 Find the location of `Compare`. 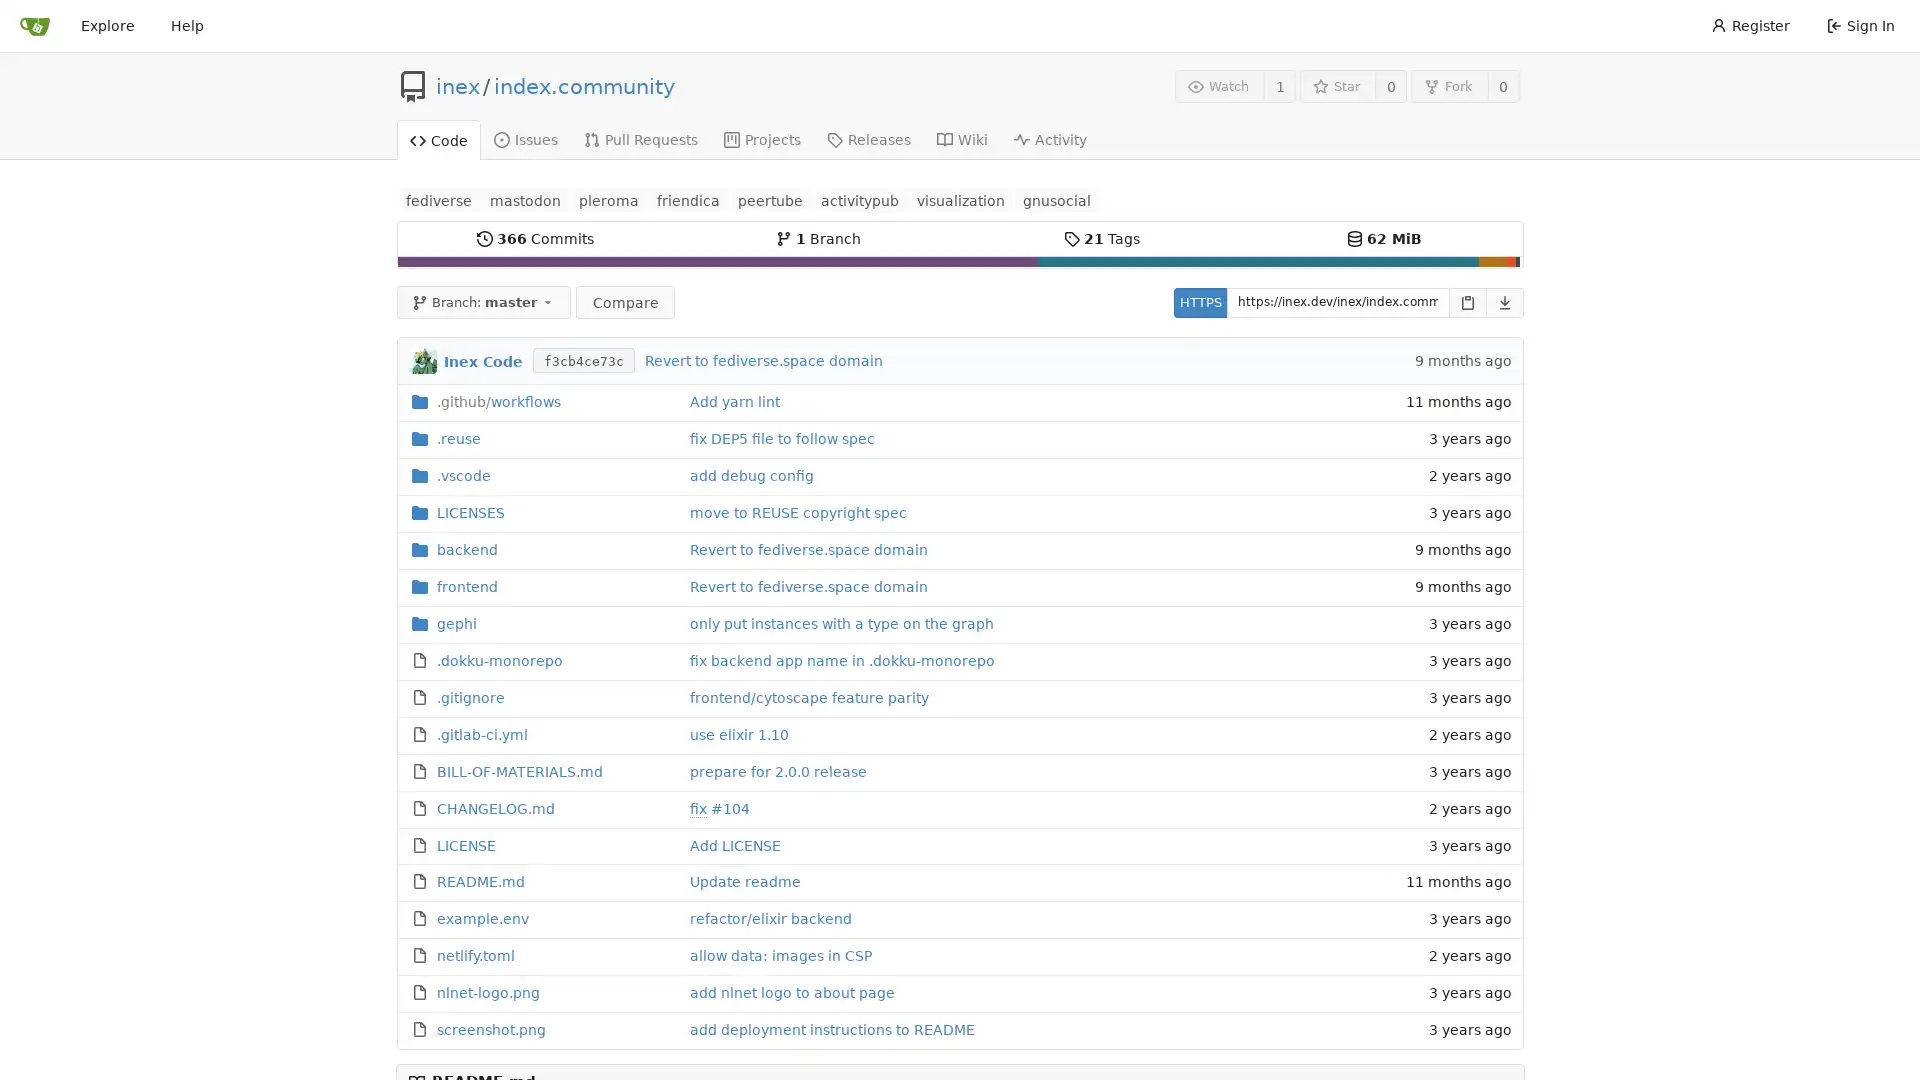

Compare is located at coordinates (623, 301).